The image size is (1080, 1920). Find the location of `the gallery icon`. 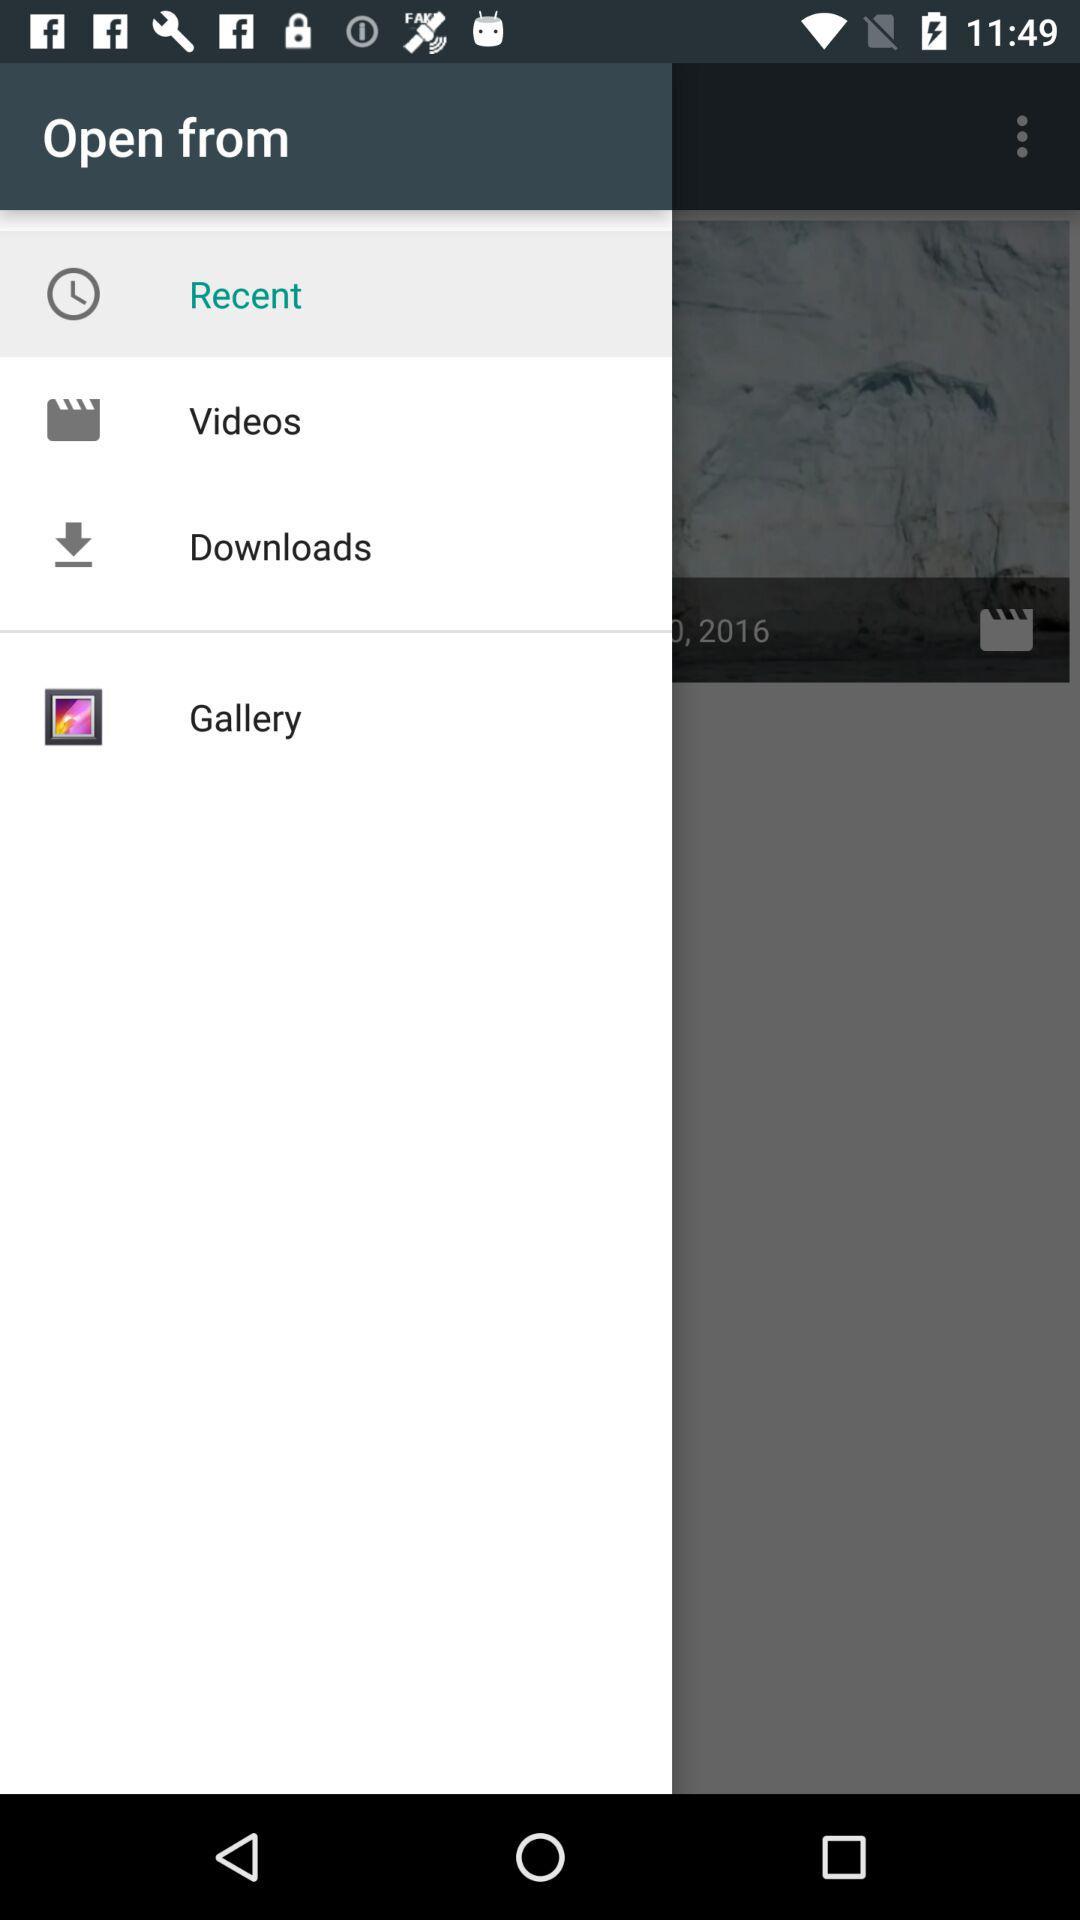

the gallery icon is located at coordinates (72, 717).